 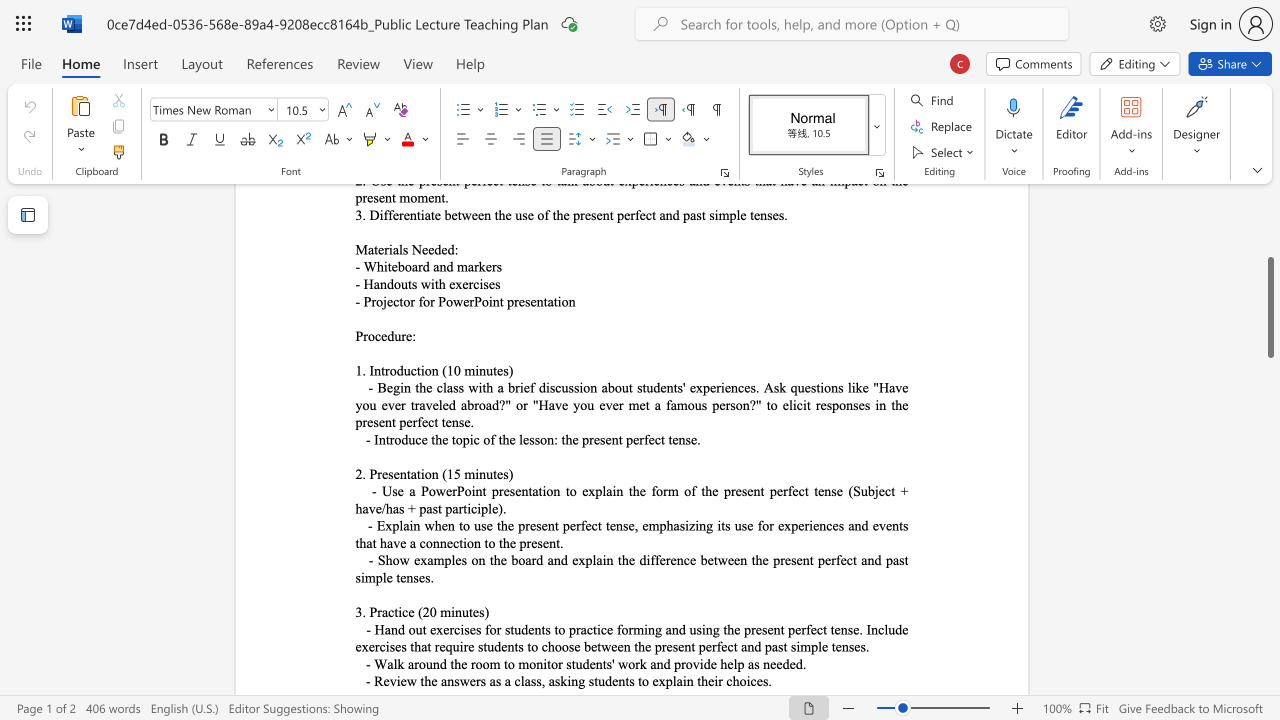 I want to click on the 11th character "e" in the text, so click(x=736, y=560).